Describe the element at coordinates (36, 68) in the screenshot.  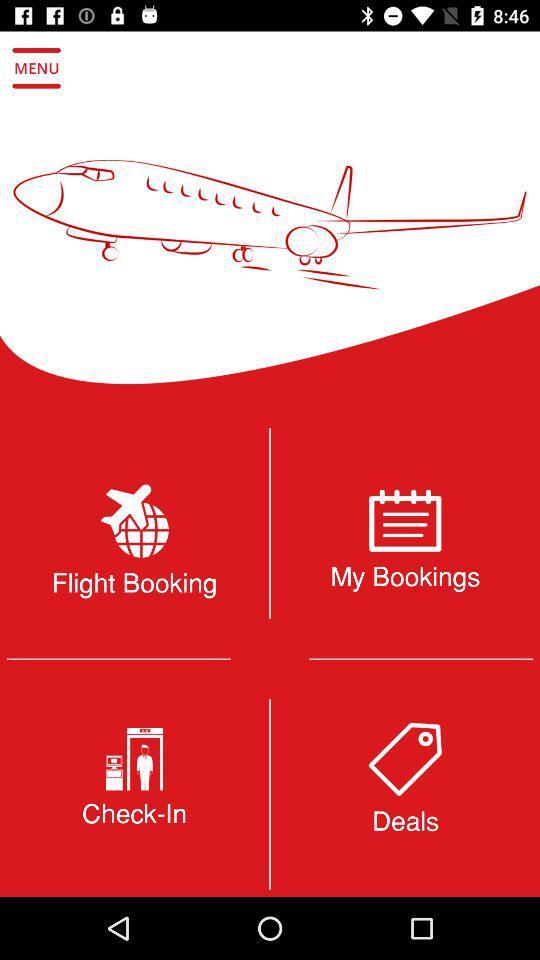
I see `menu button` at that location.